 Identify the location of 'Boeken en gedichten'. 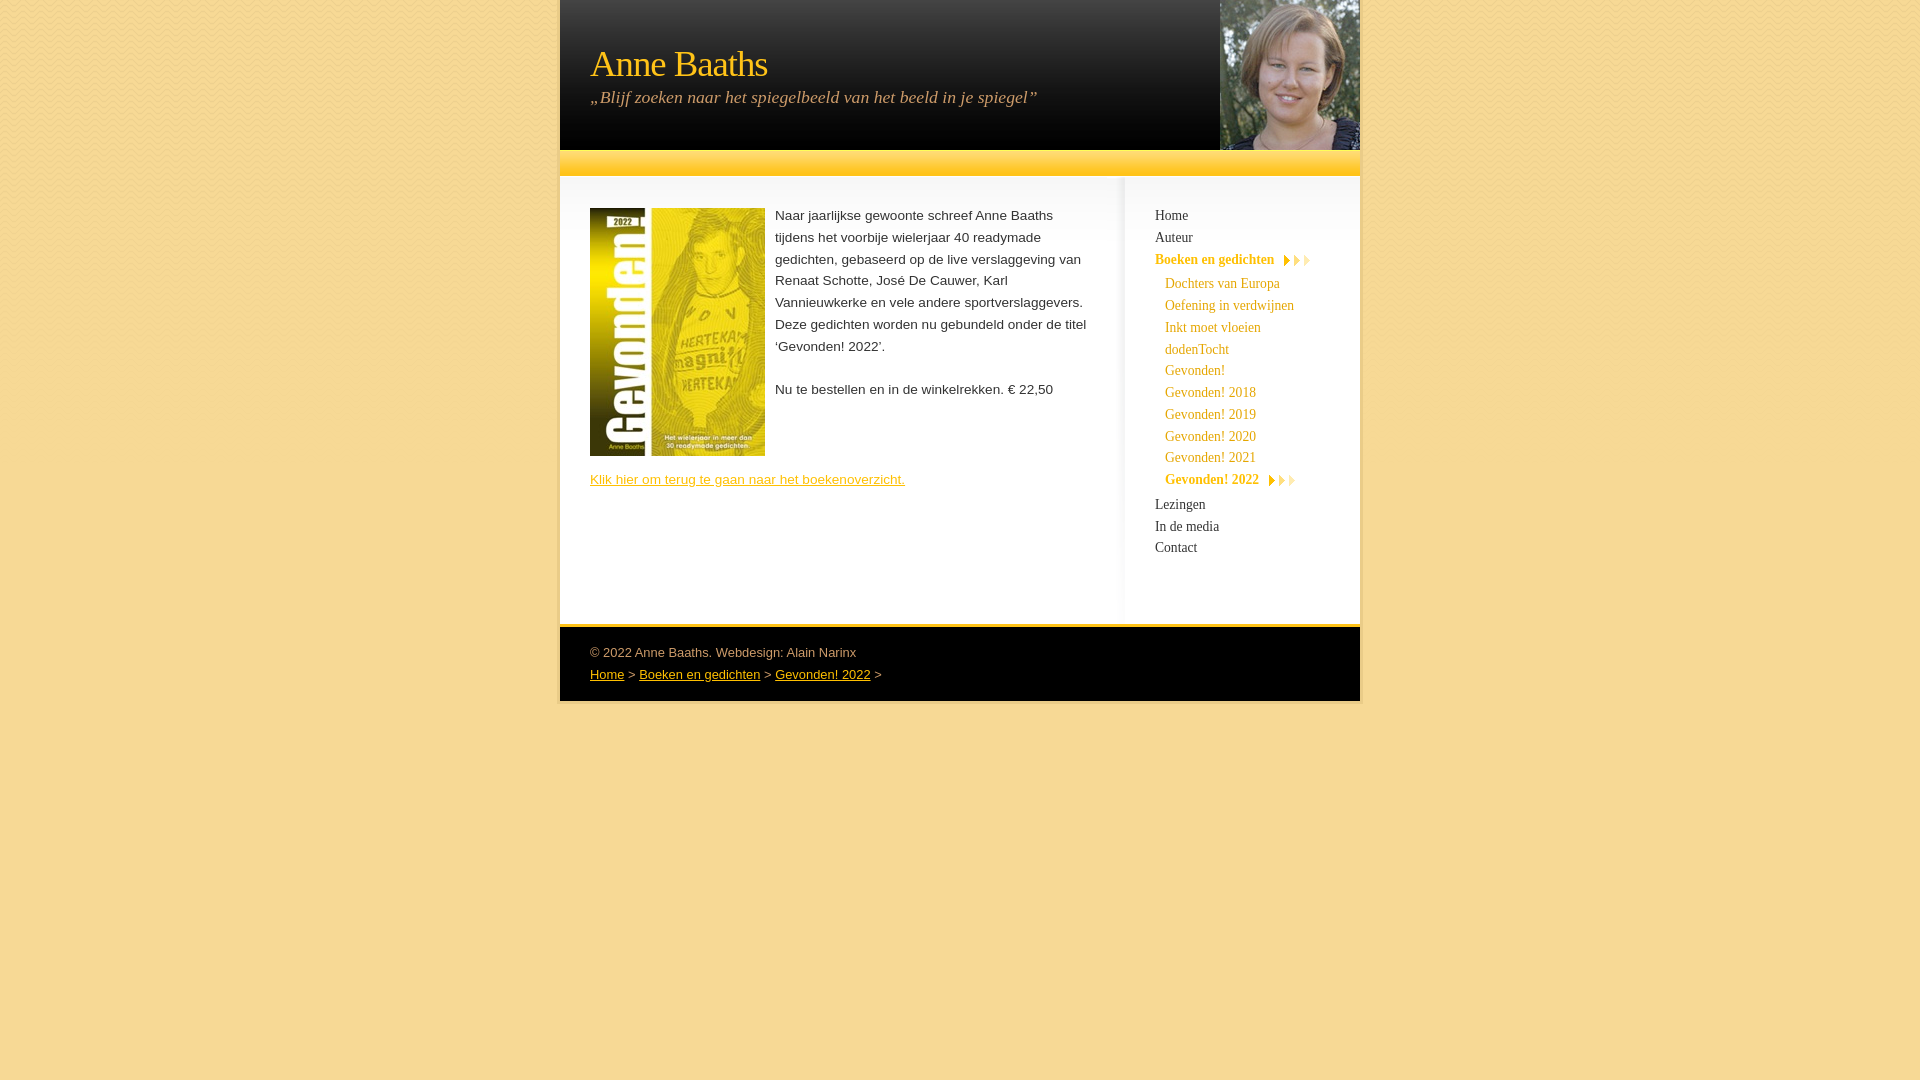
(699, 674).